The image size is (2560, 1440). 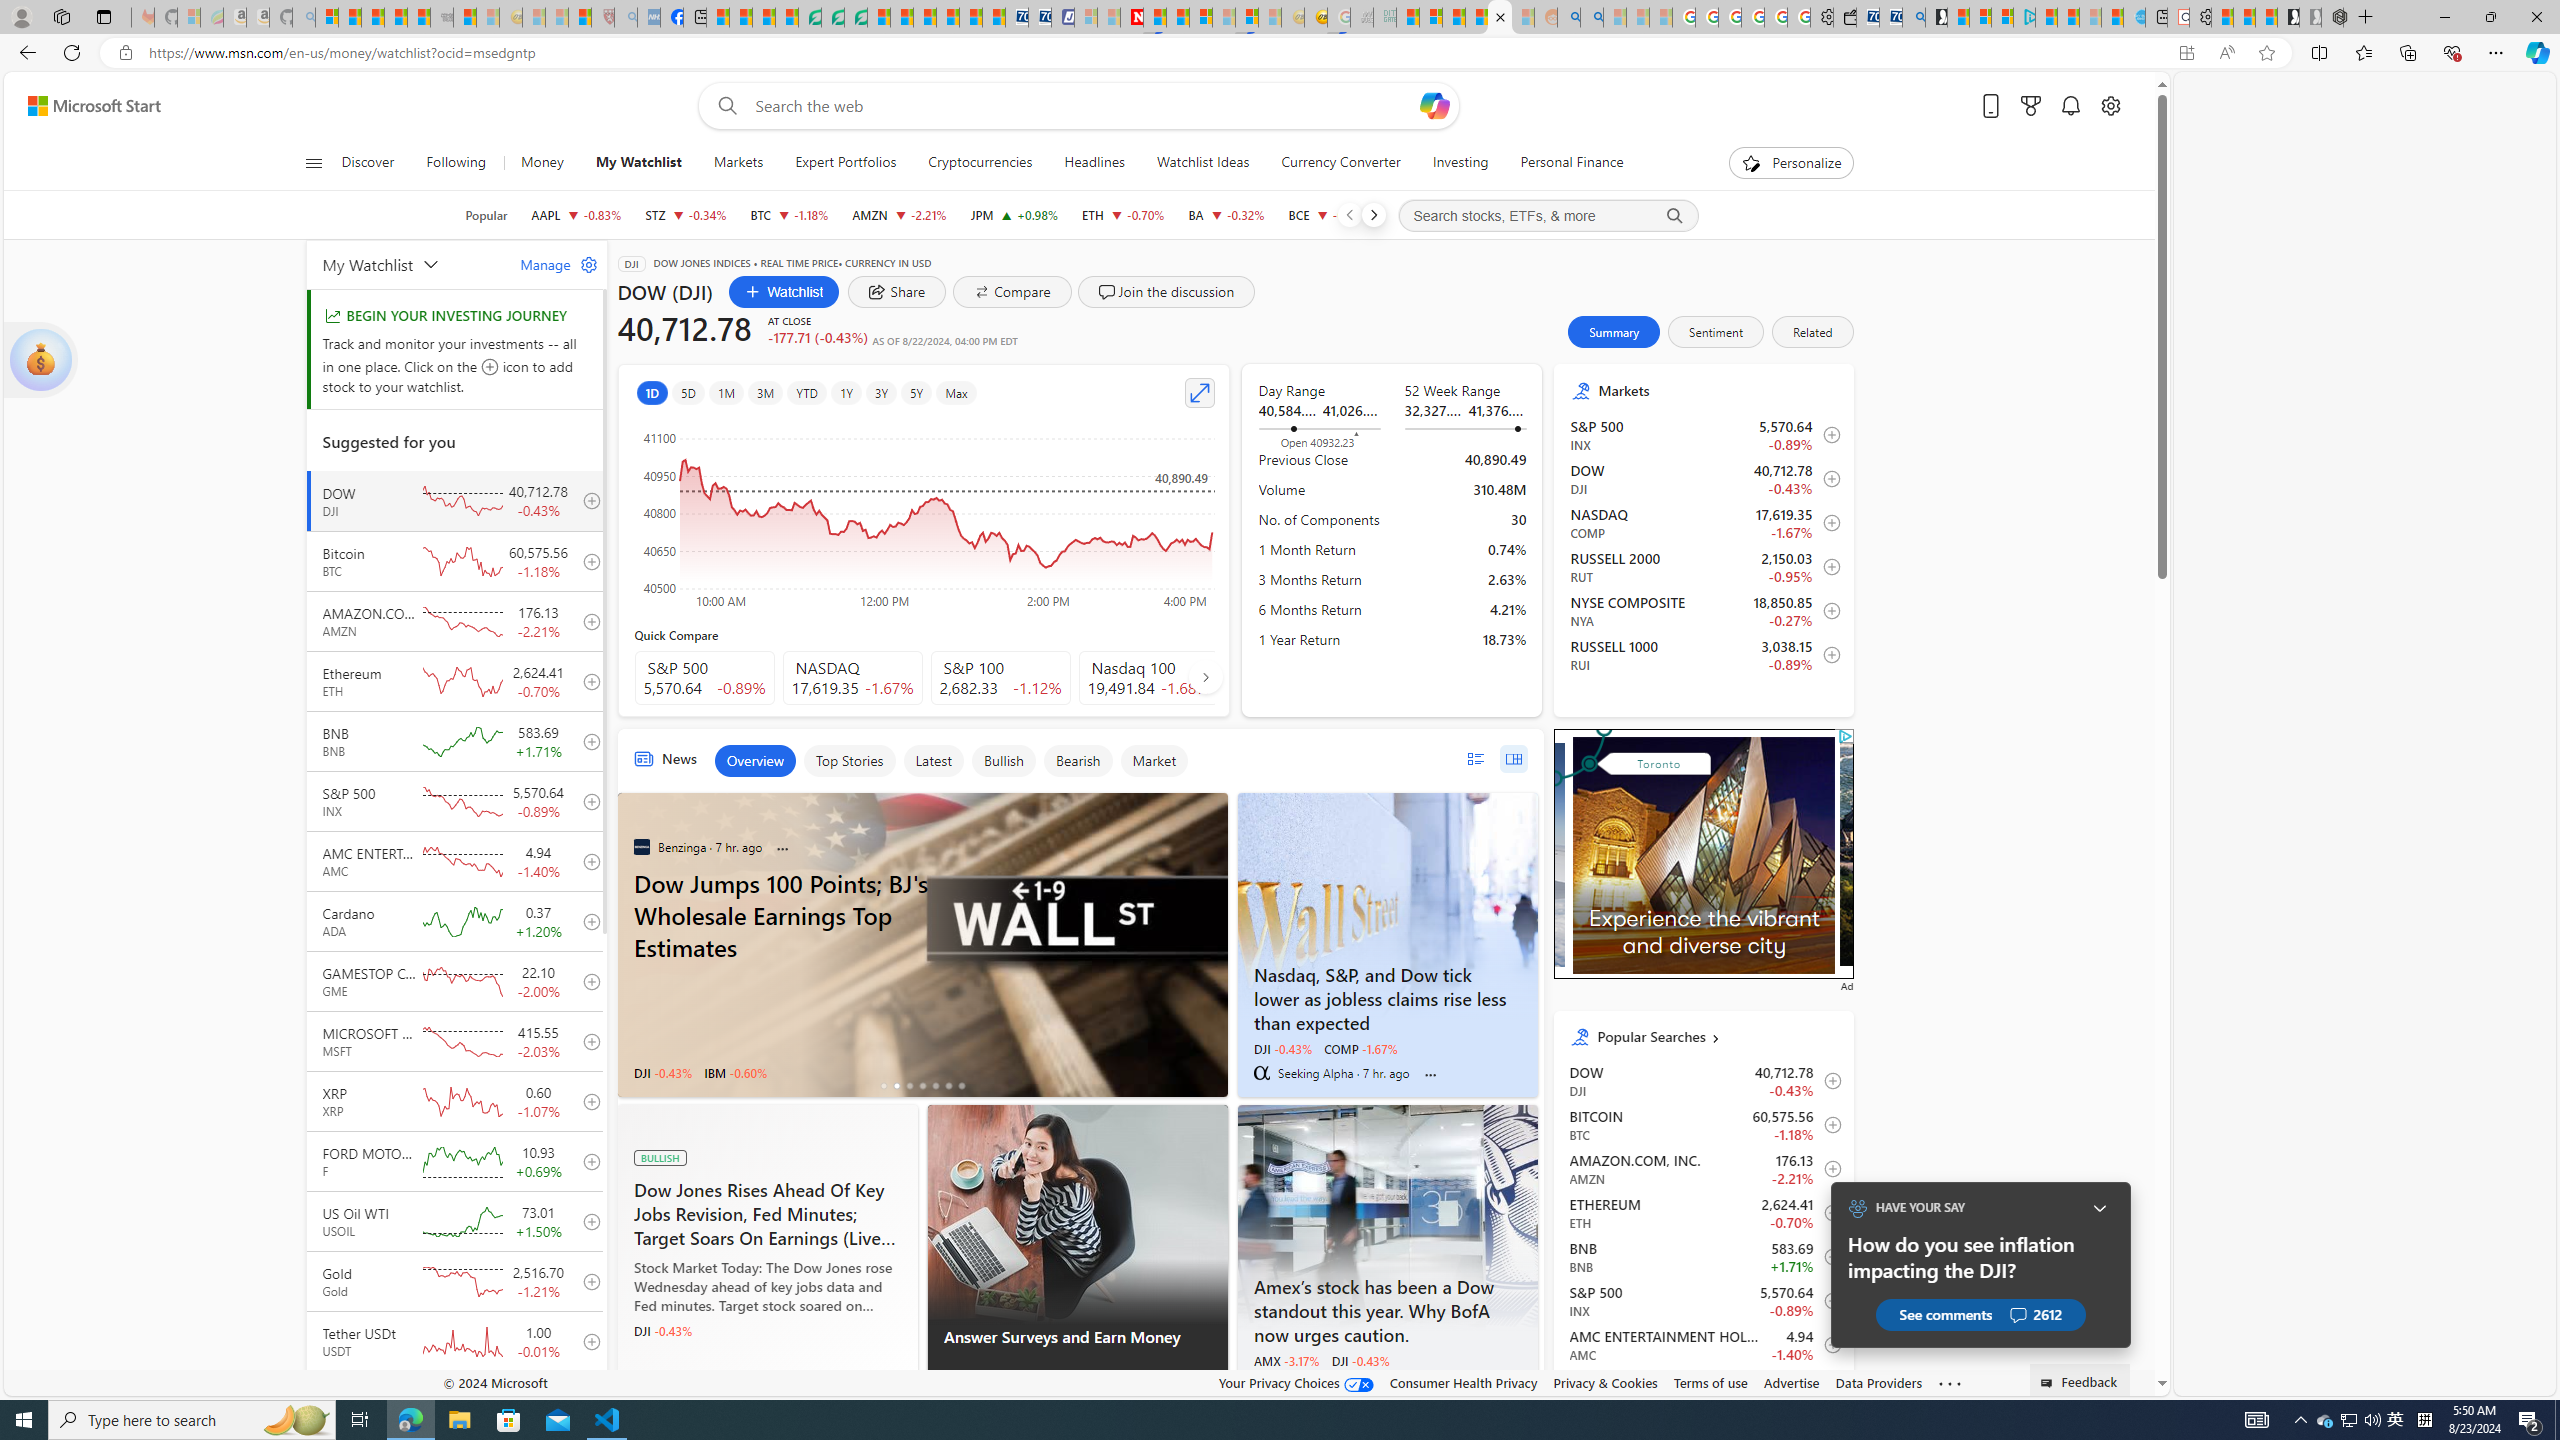 I want to click on '1D', so click(x=651, y=392).